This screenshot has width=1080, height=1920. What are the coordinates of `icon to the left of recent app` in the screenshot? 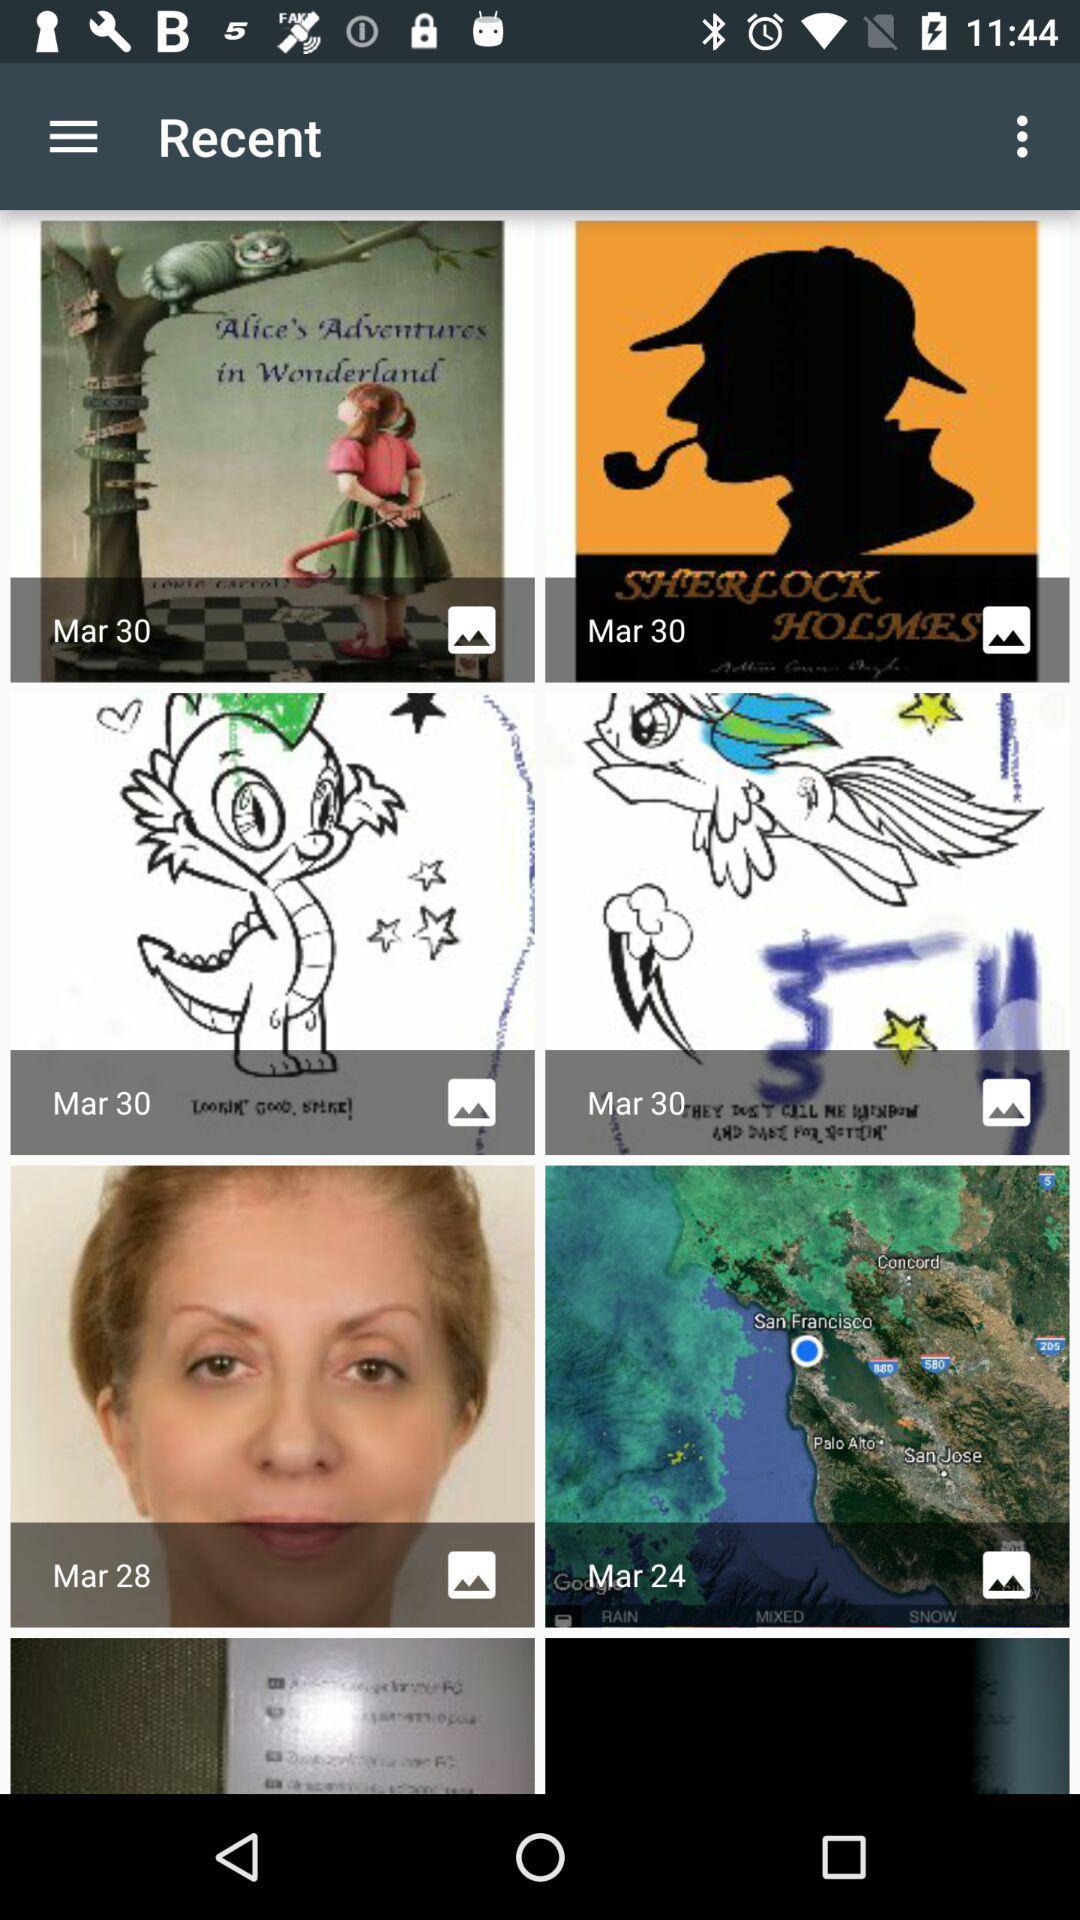 It's located at (72, 135).